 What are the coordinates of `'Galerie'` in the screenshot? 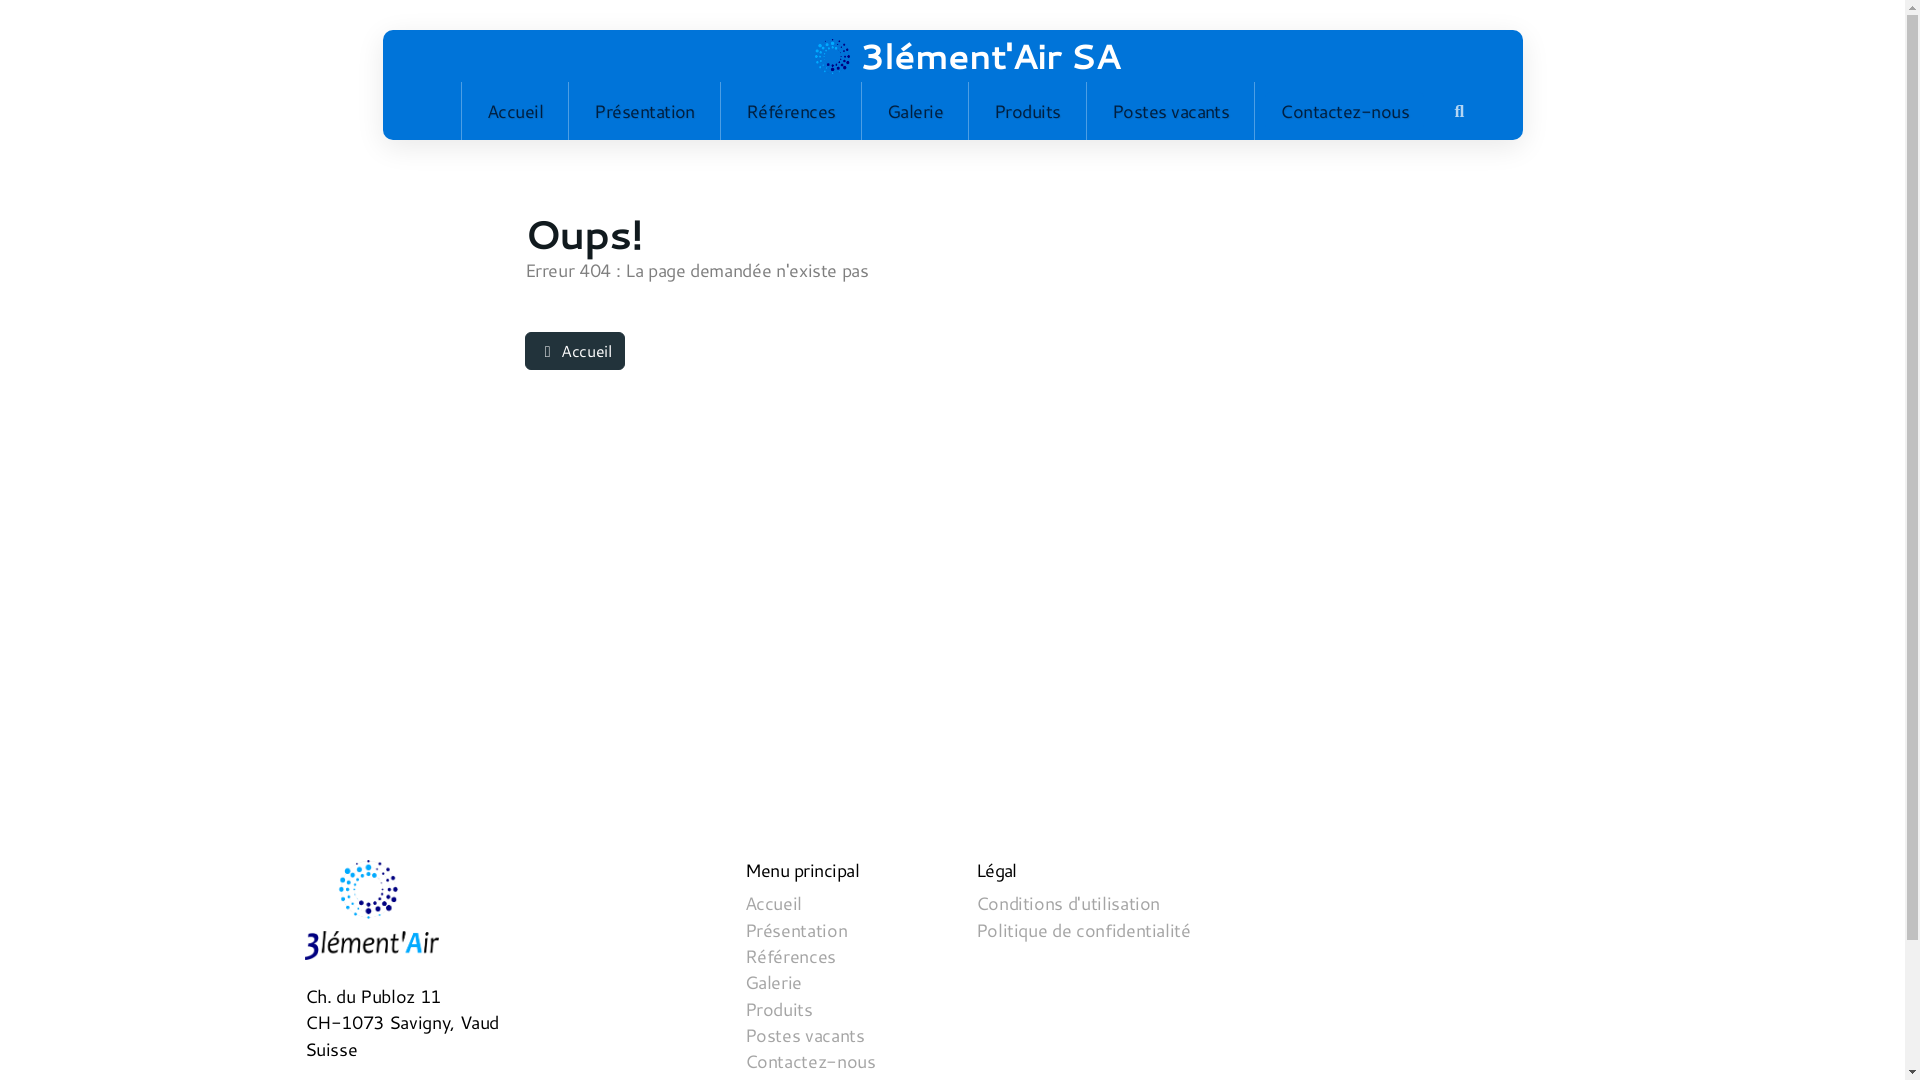 It's located at (771, 981).